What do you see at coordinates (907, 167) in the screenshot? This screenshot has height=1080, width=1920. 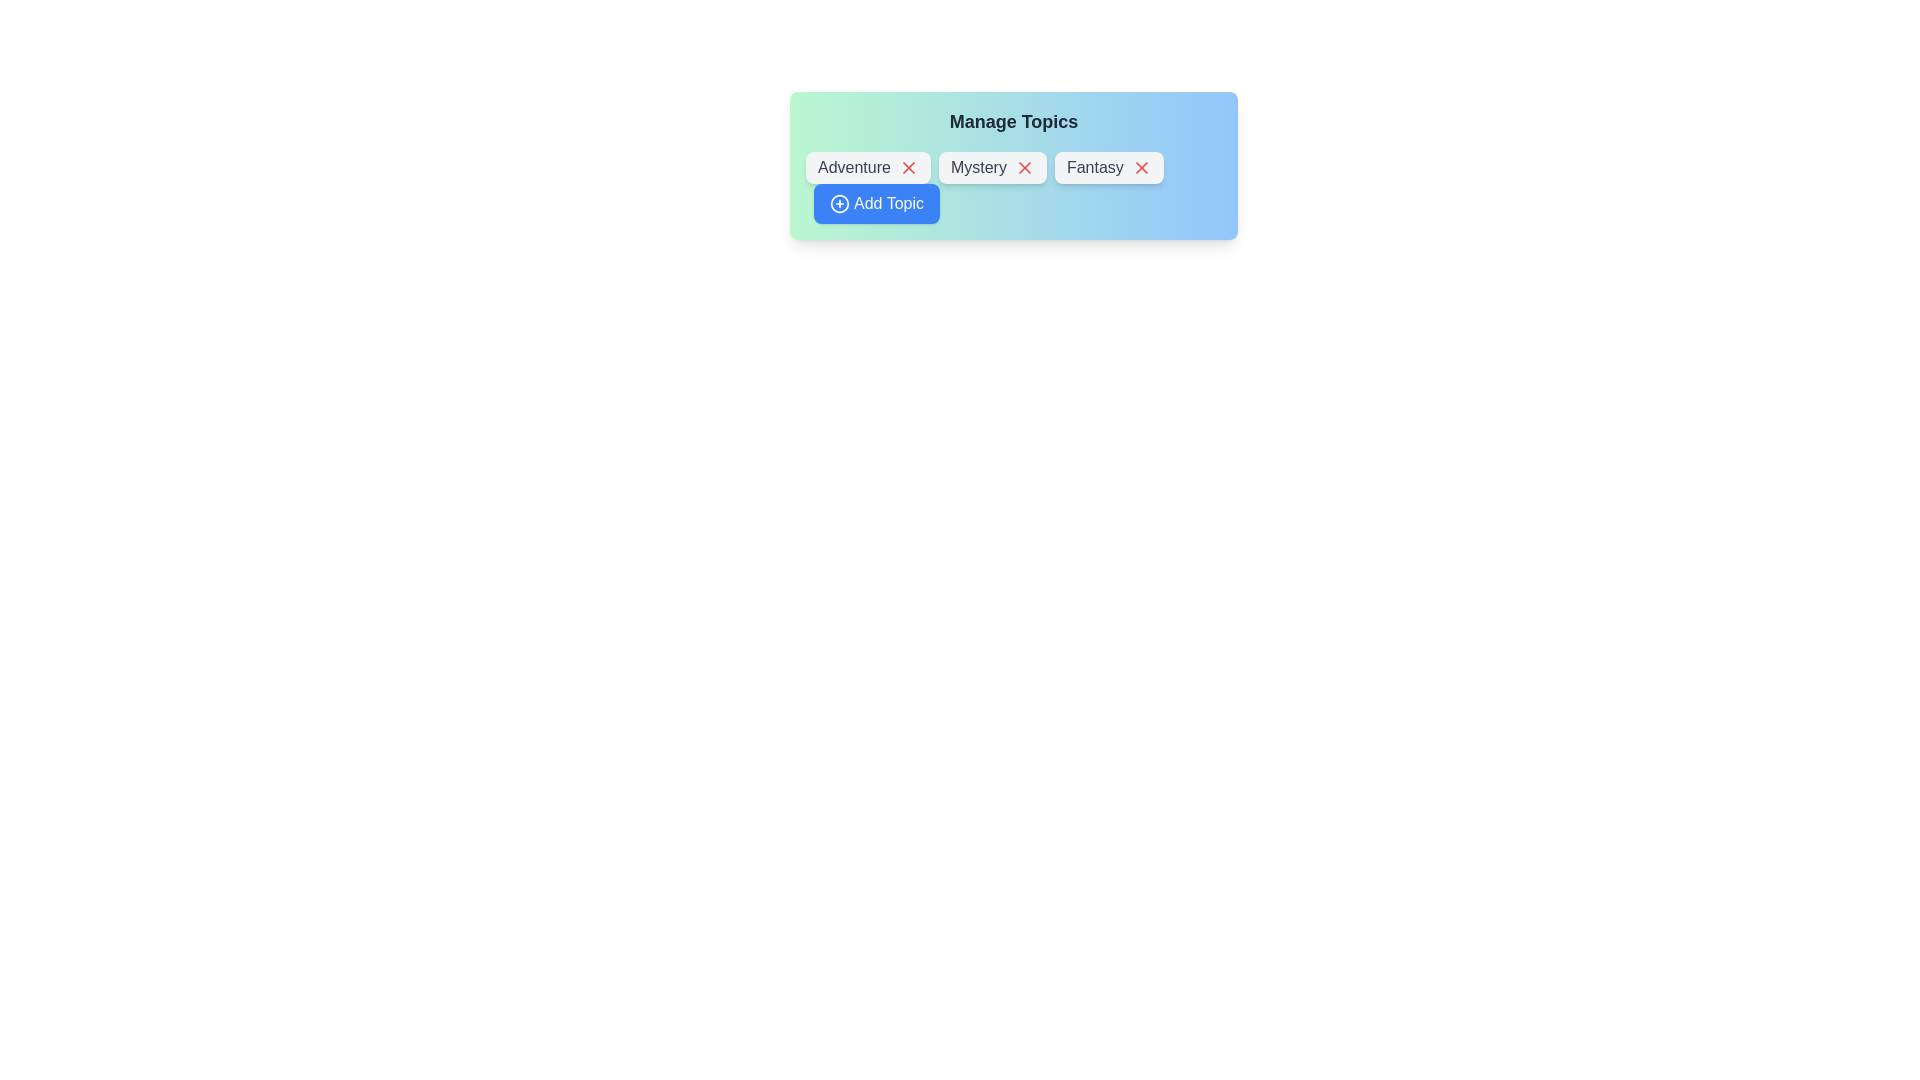 I see `'X' button on the chip labeled 'Adventure' to delete it` at bounding box center [907, 167].